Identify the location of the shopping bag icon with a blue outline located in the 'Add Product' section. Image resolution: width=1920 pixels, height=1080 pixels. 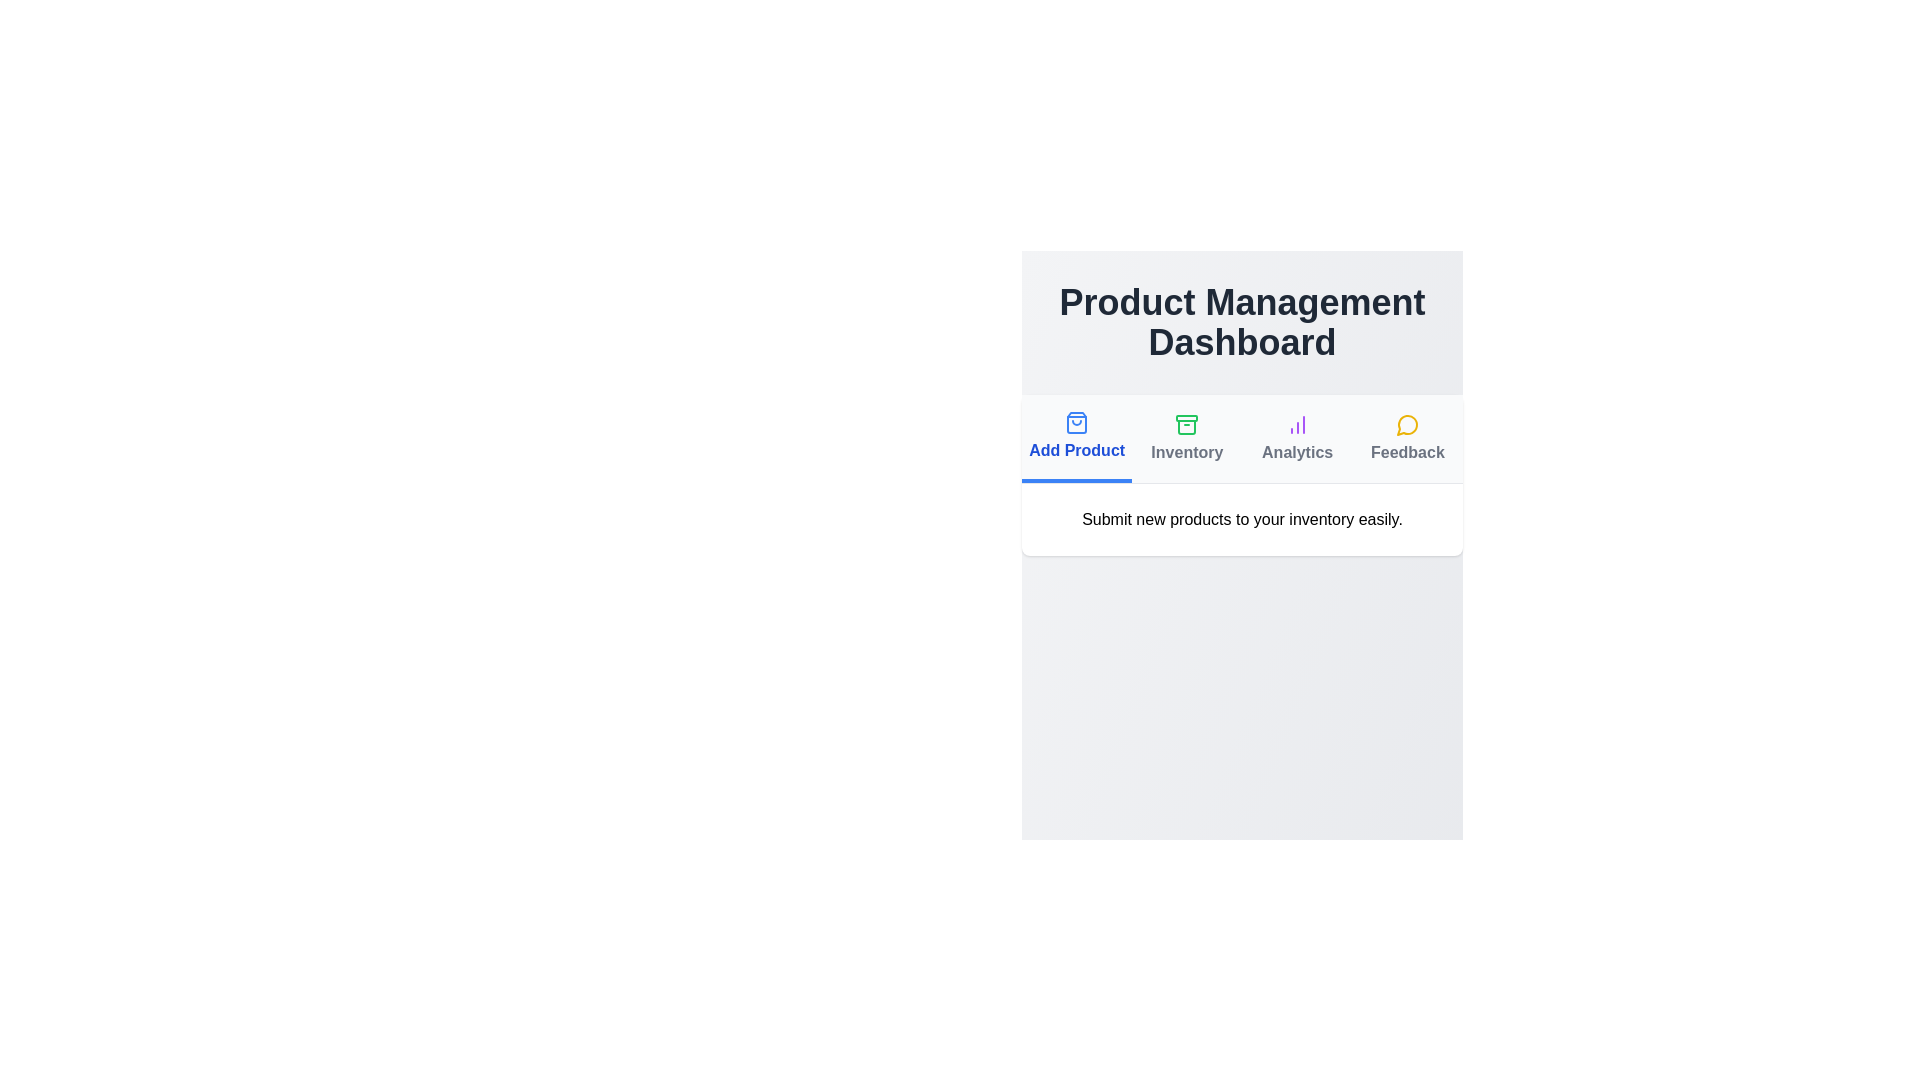
(1076, 422).